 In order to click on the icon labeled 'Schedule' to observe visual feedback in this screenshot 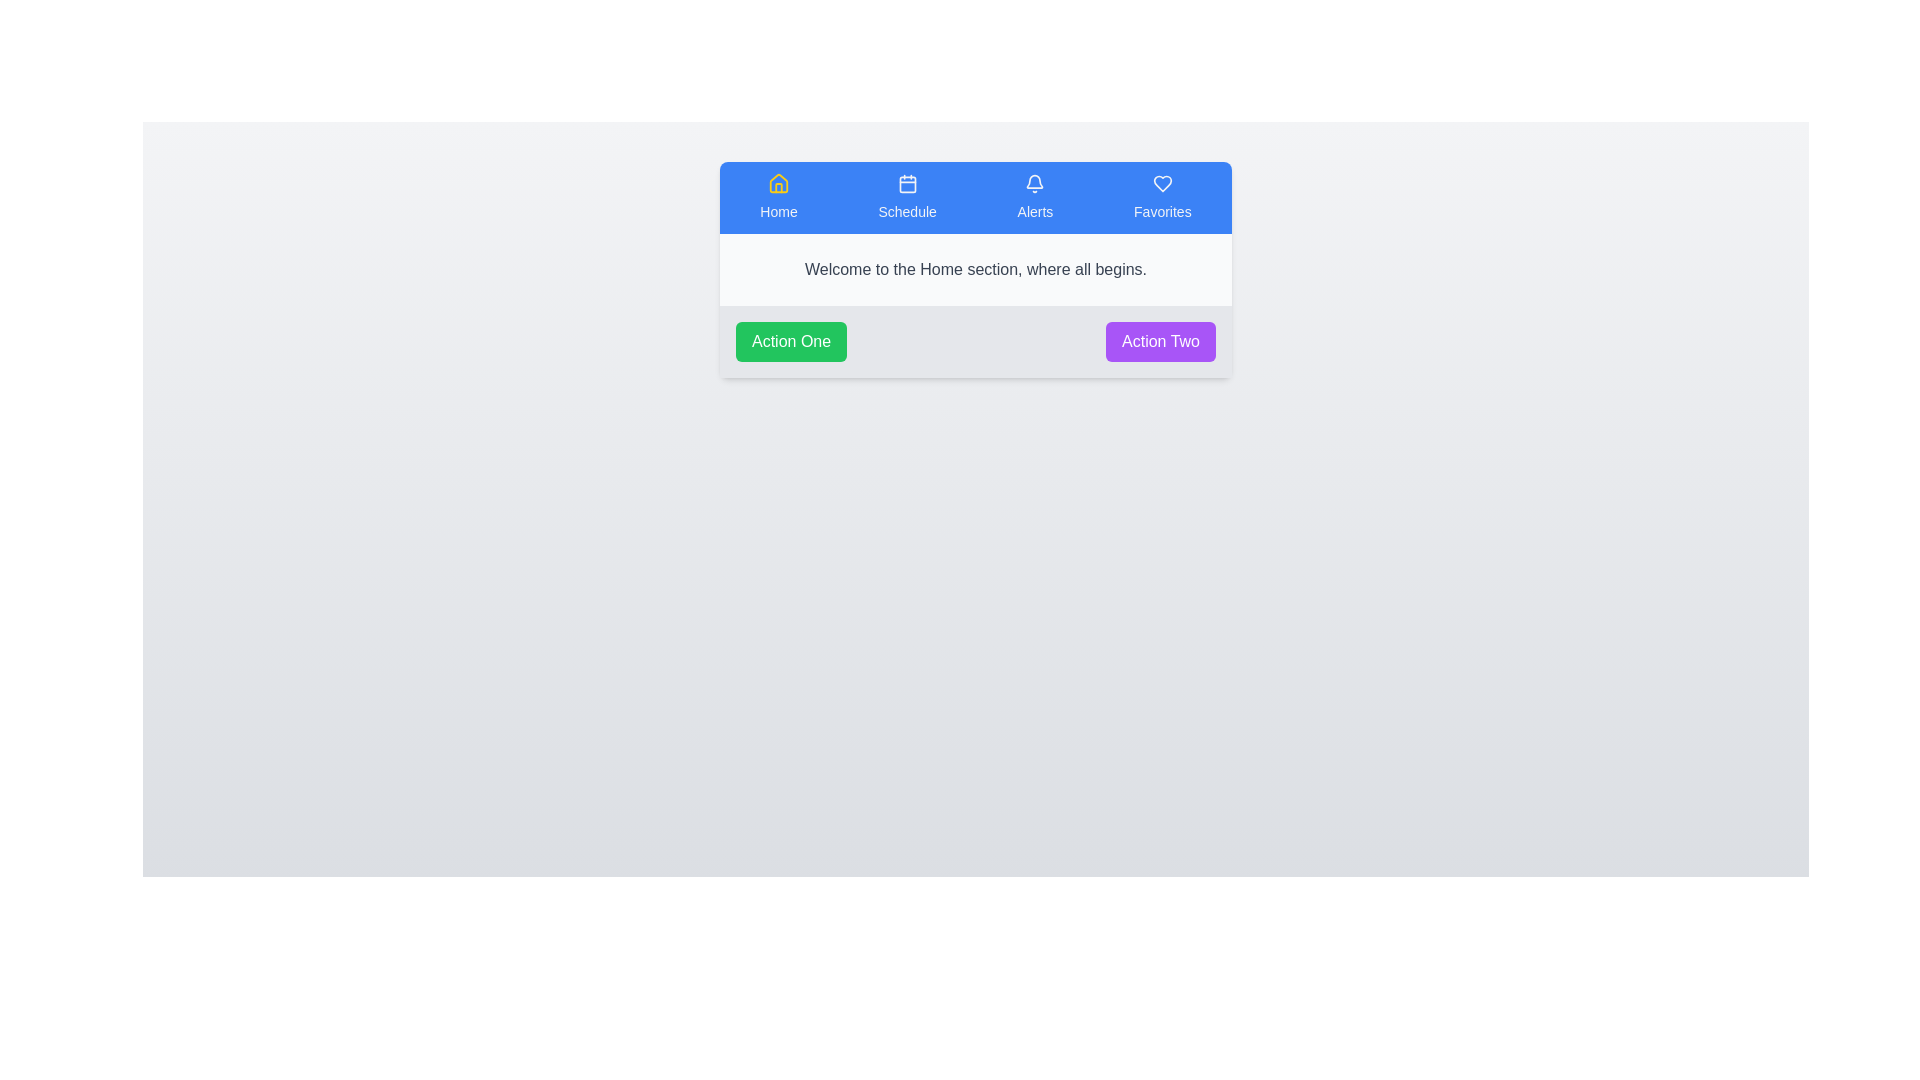, I will do `click(906, 197)`.